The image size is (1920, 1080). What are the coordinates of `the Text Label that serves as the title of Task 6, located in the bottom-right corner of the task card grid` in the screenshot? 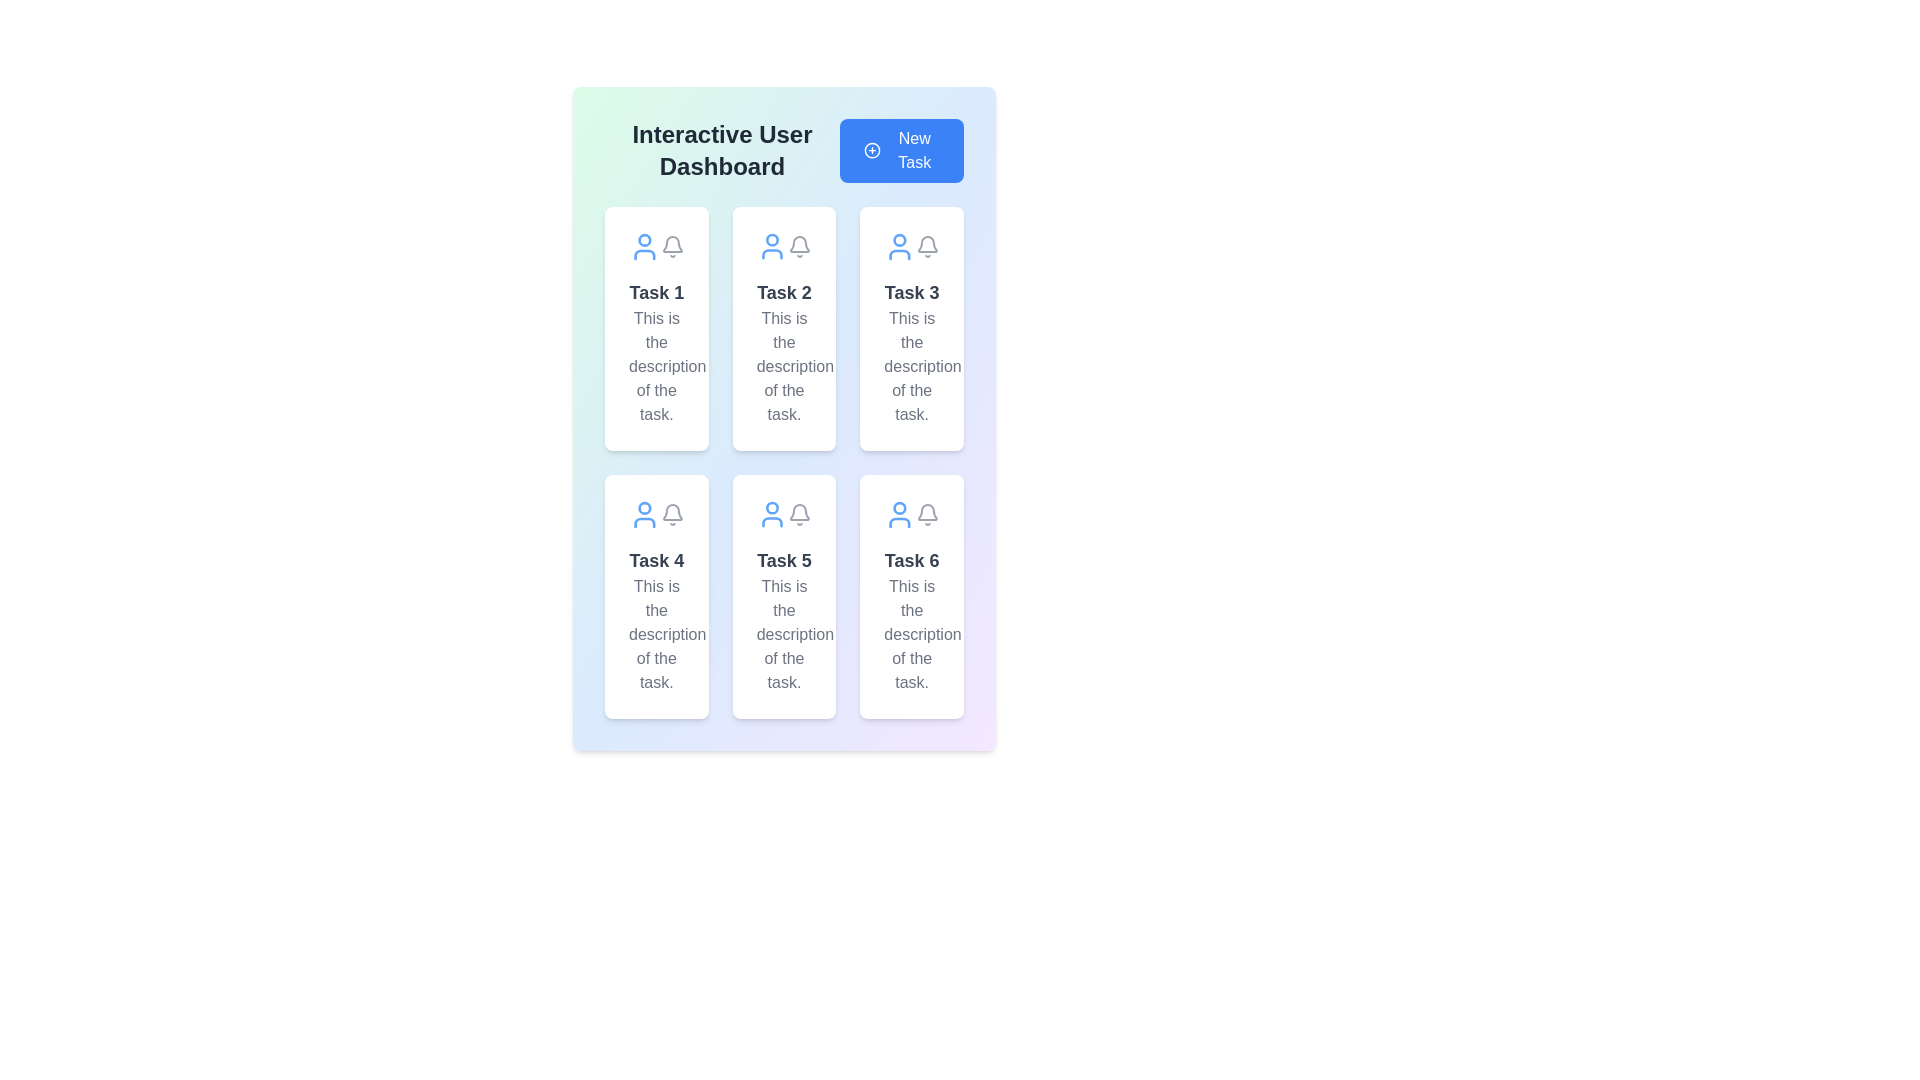 It's located at (911, 560).